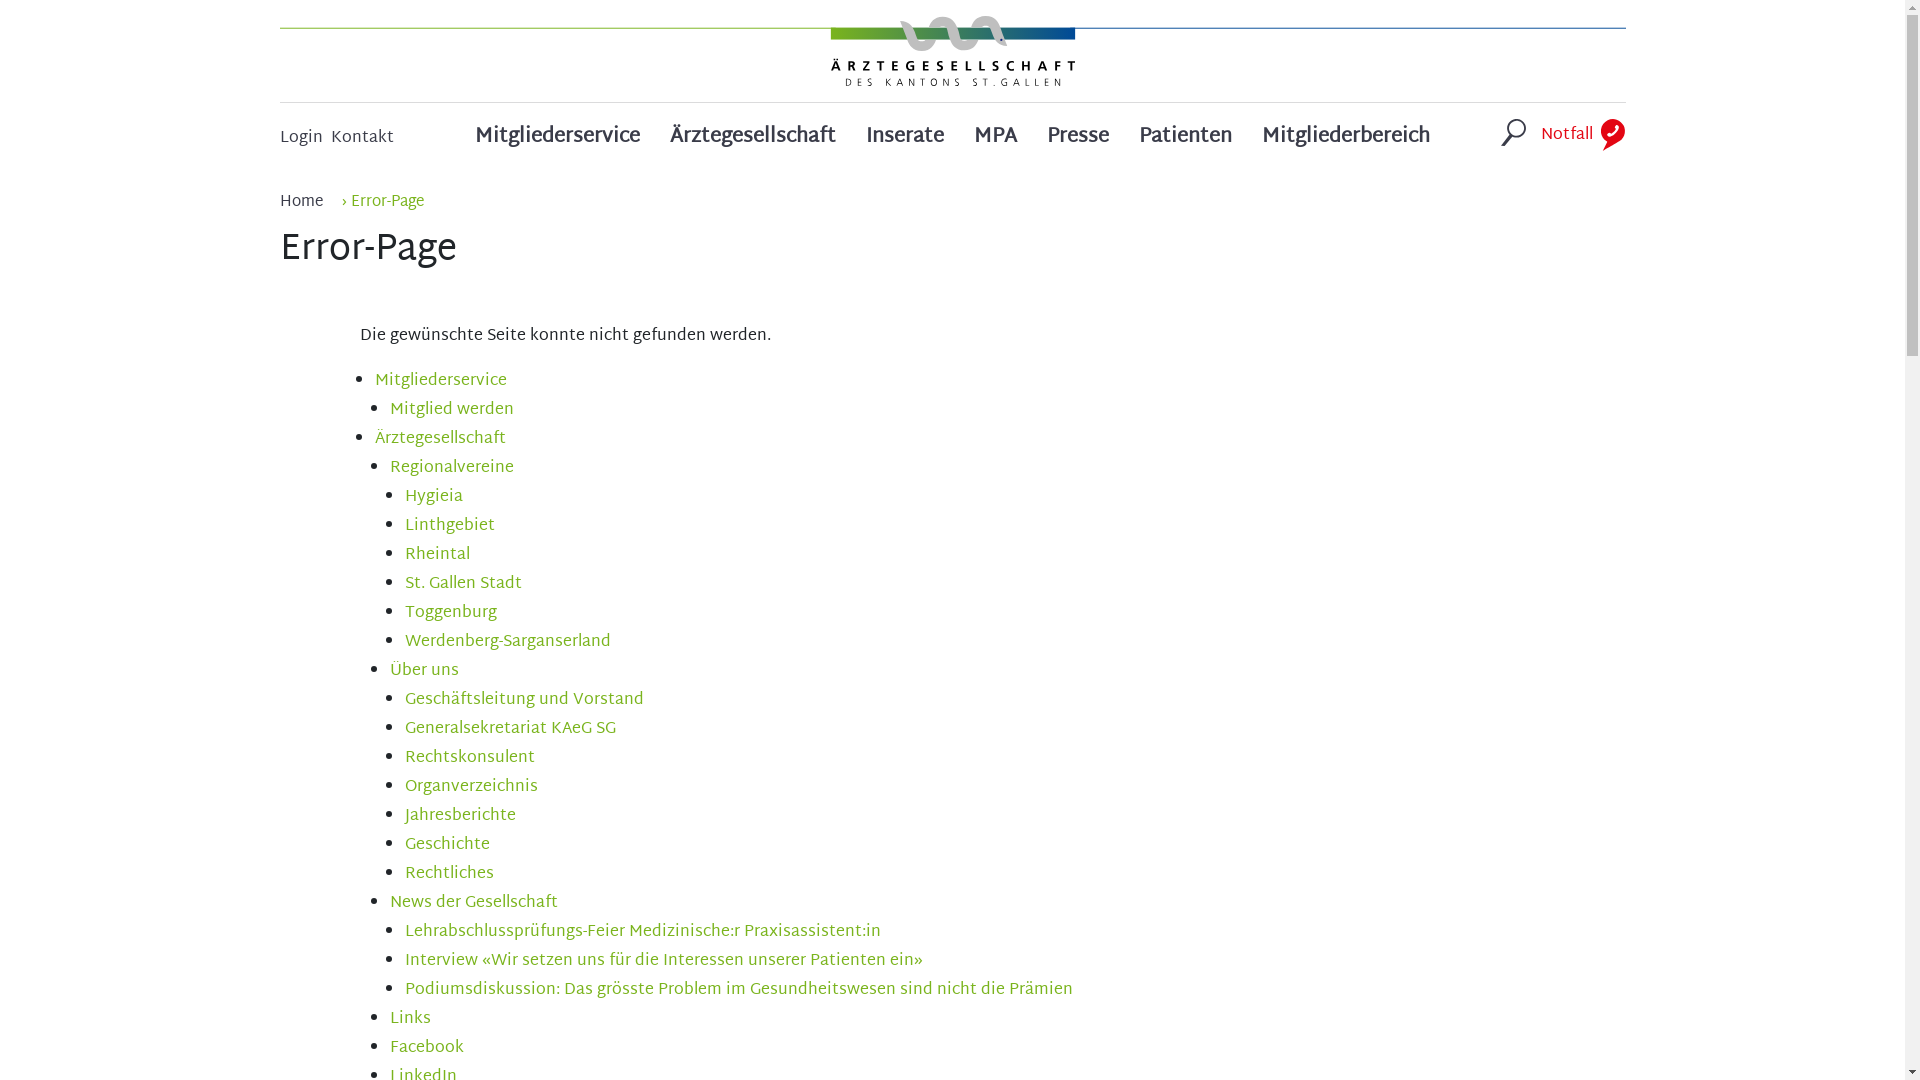  I want to click on 'Rechtliches', so click(447, 873).